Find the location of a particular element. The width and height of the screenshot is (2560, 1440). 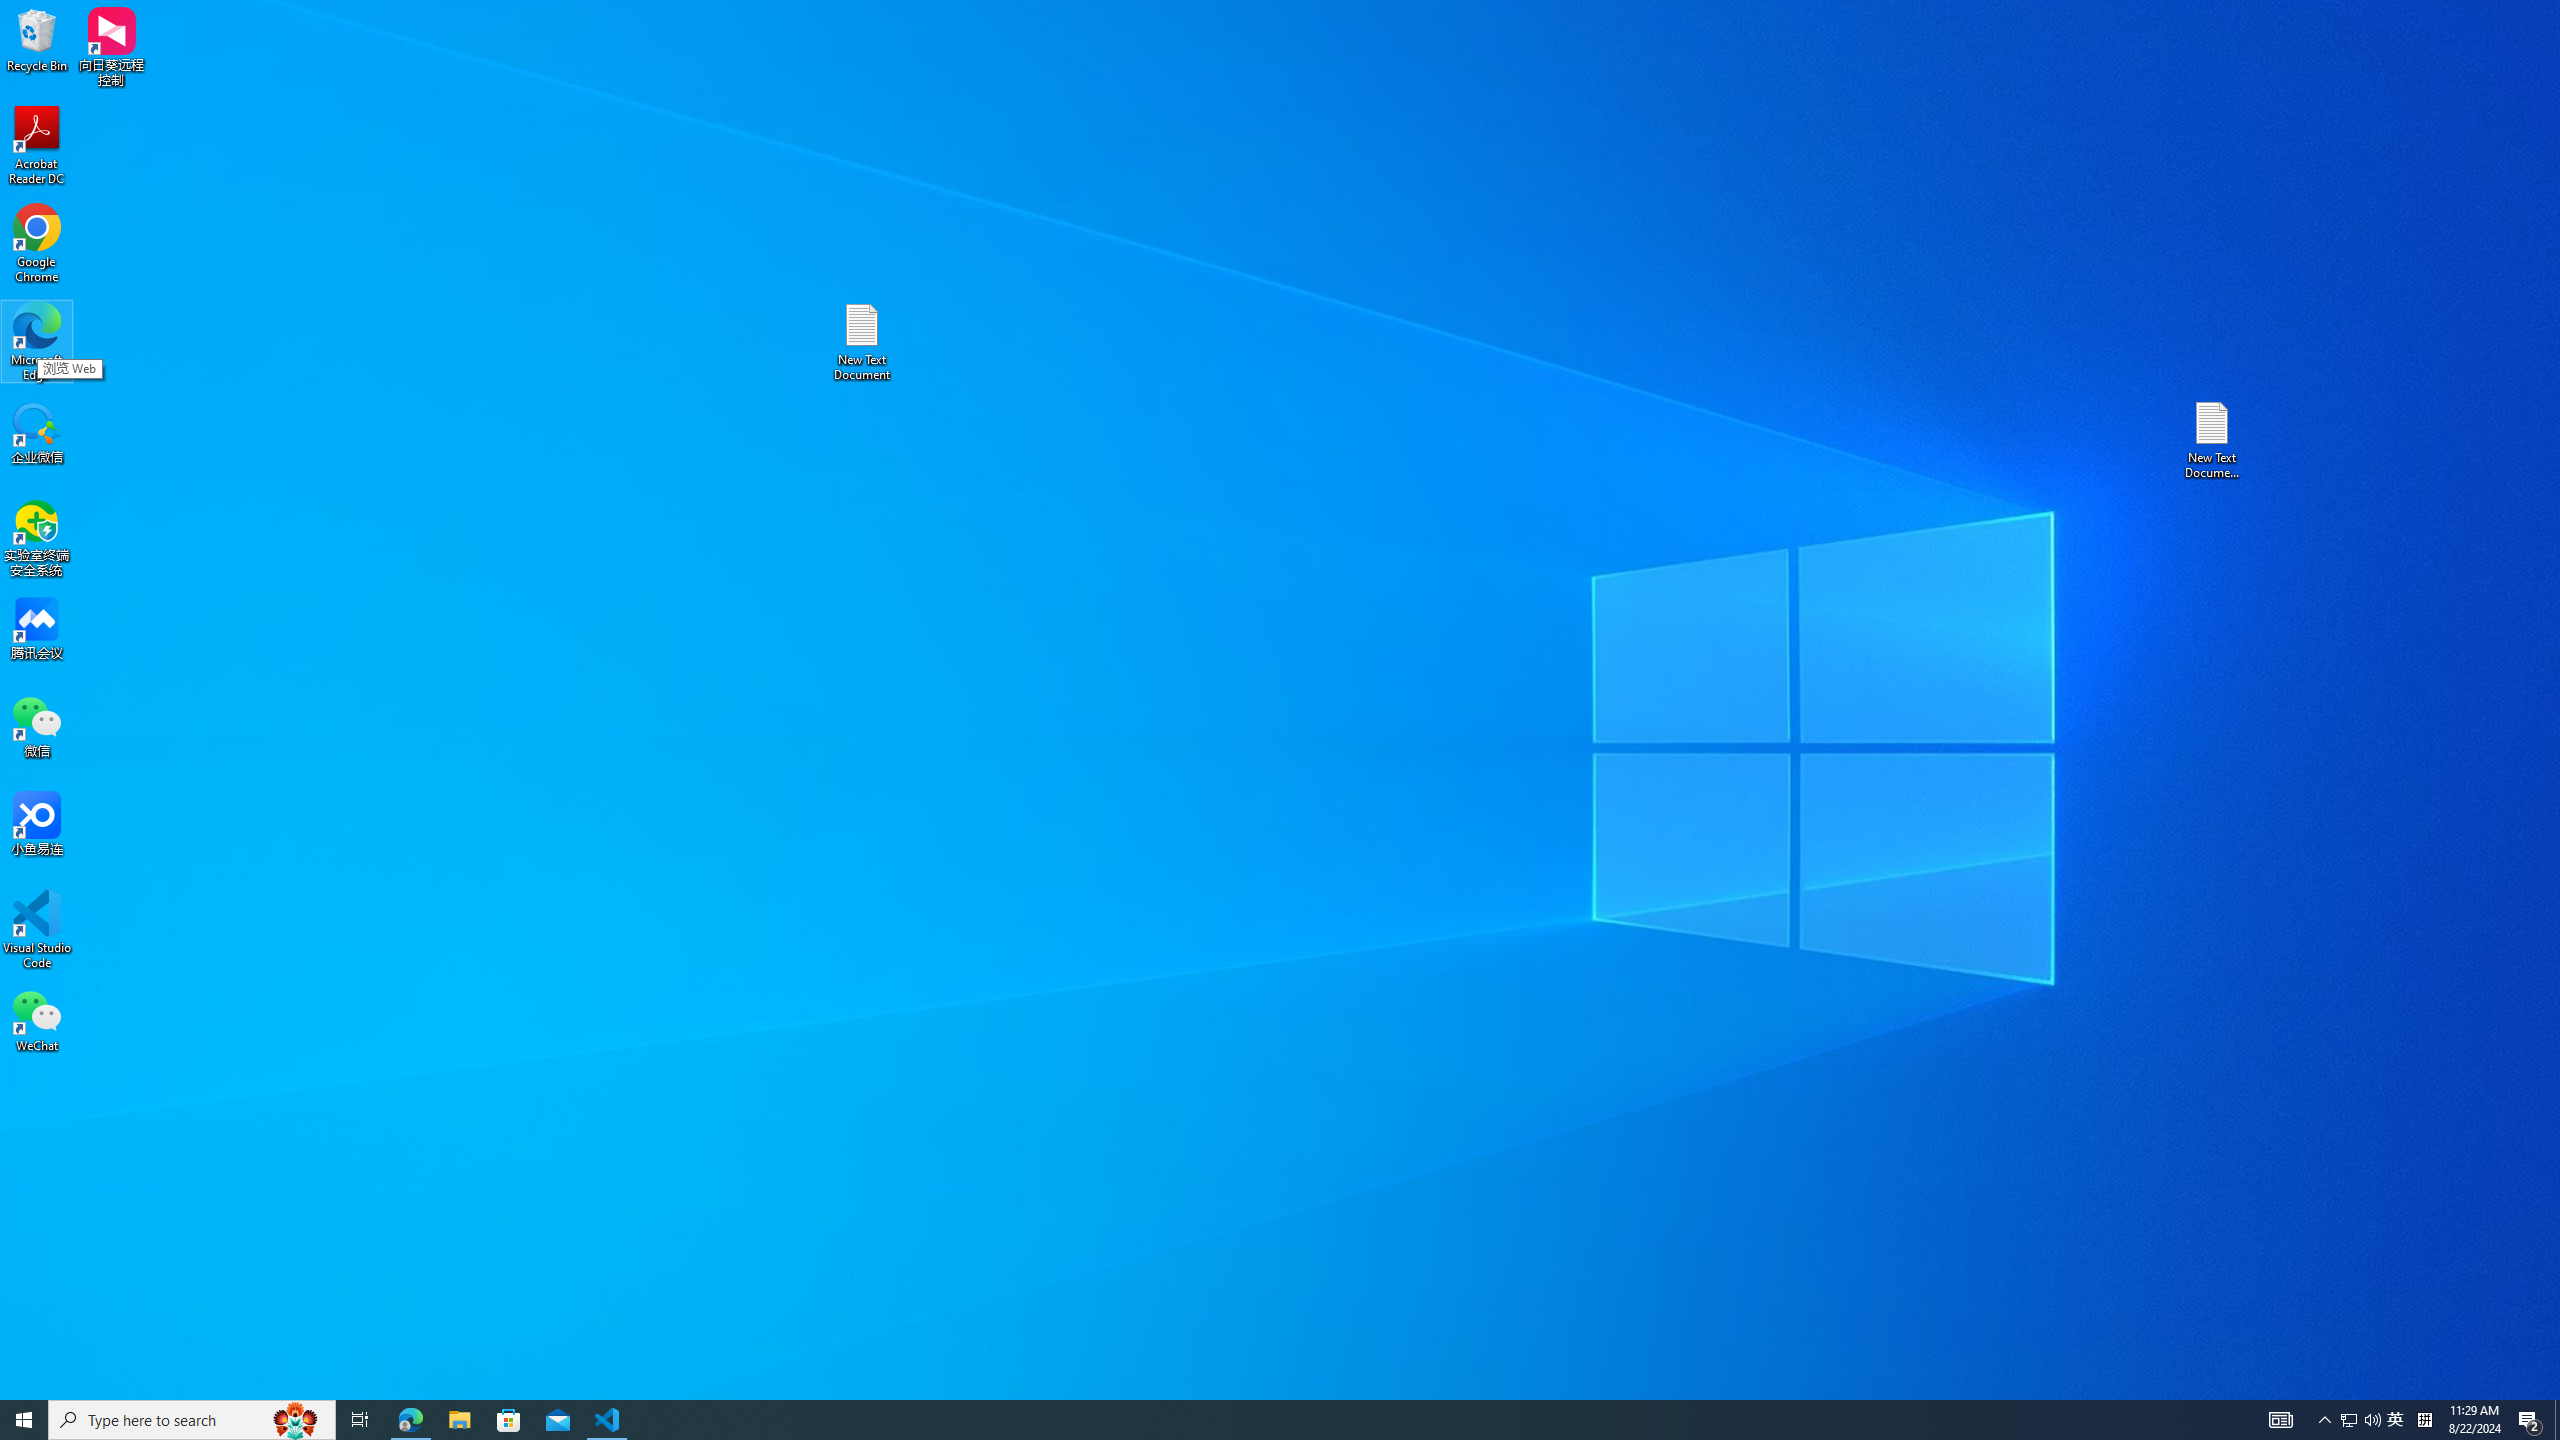

'New Text Document (2)' is located at coordinates (2213, 438).